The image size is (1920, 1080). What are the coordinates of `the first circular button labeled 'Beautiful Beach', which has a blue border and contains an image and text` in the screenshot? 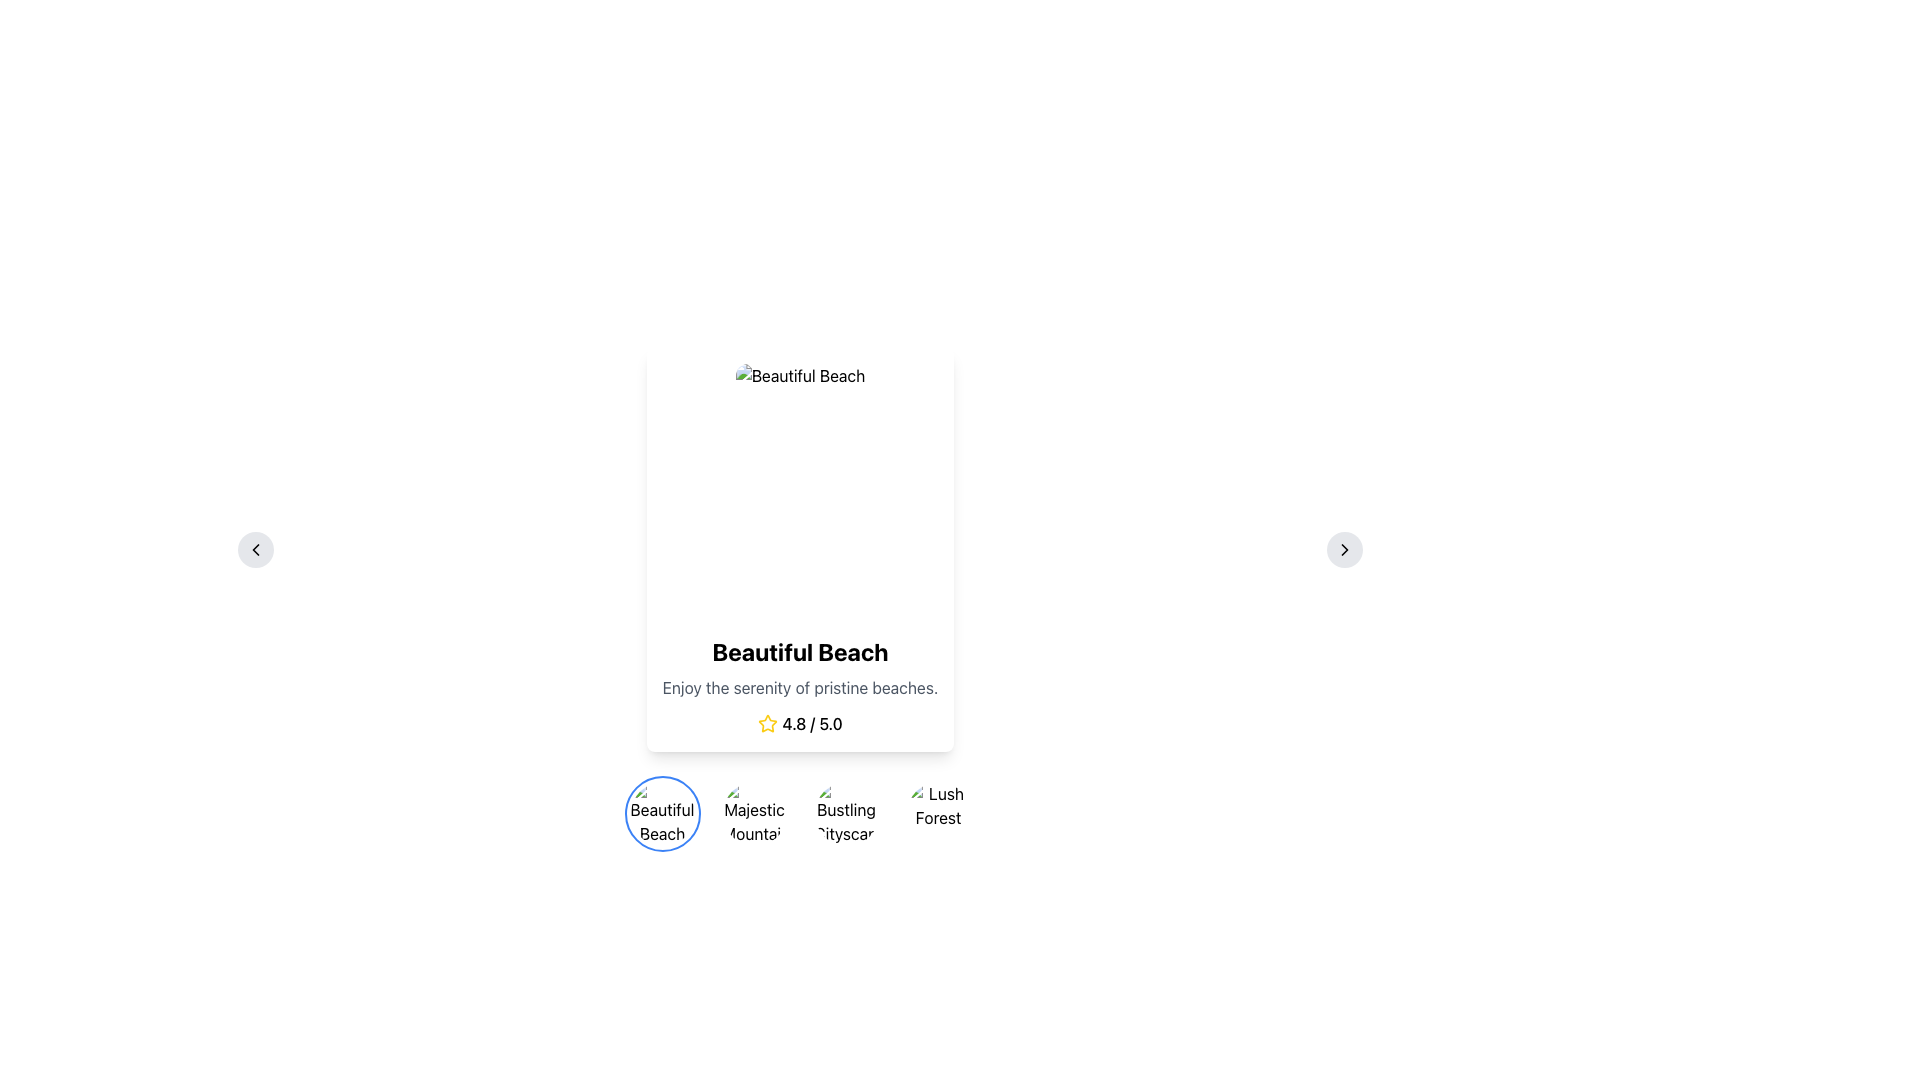 It's located at (662, 813).